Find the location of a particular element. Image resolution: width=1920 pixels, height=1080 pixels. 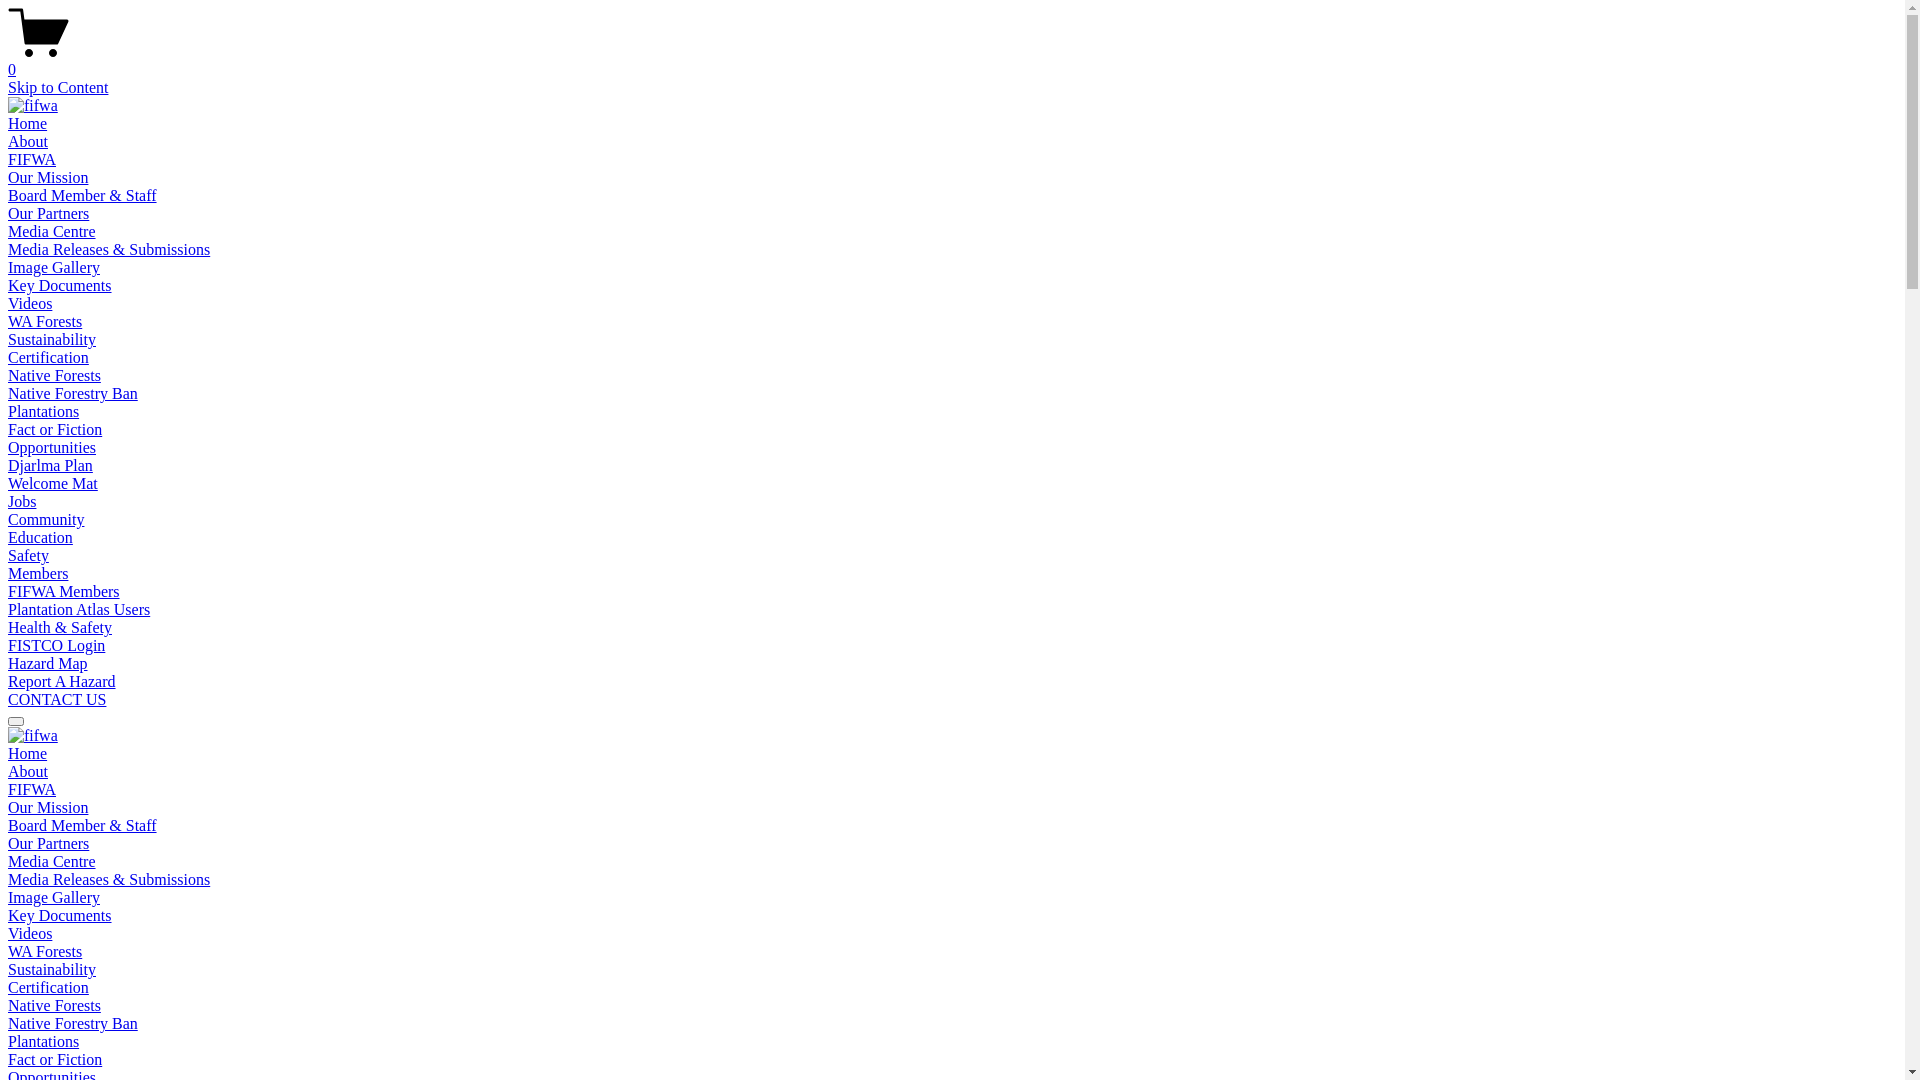

'Key Documents' is located at coordinates (8, 915).